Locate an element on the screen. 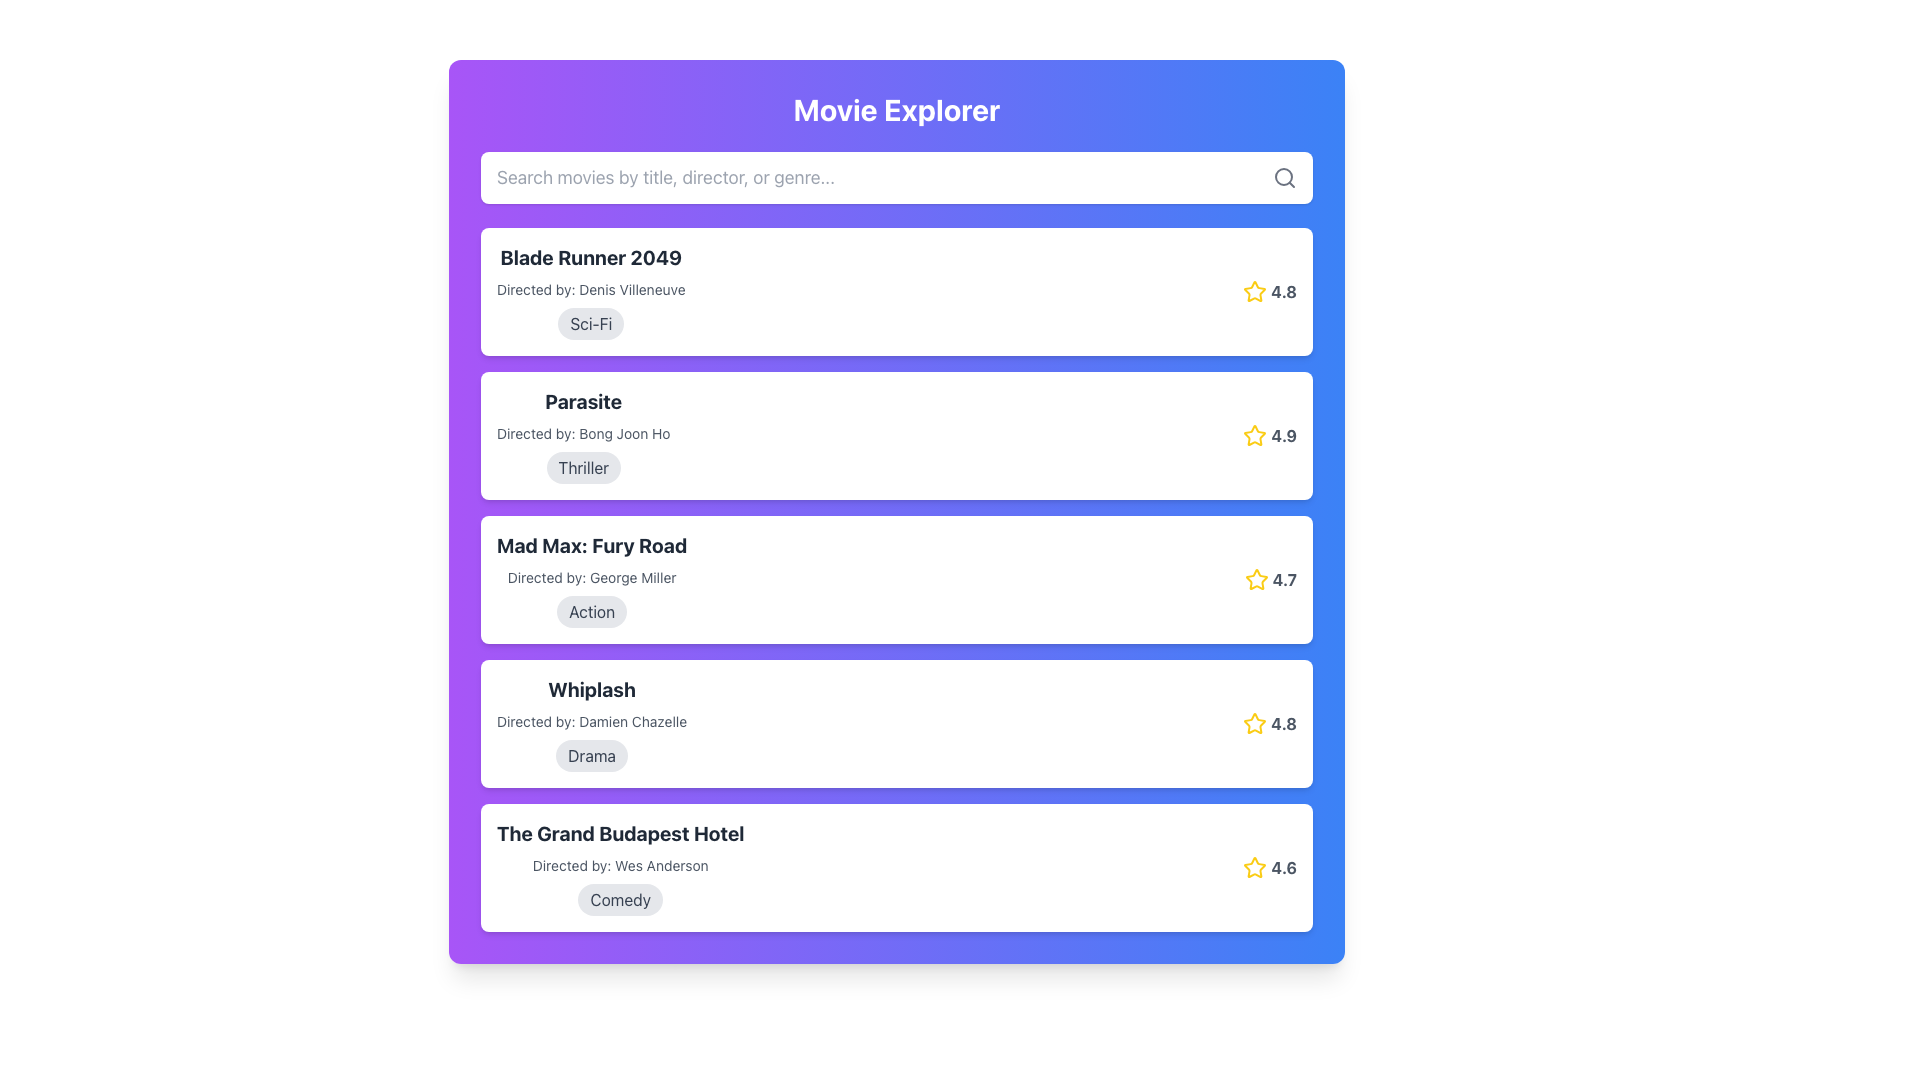  numerical rating text displaying a score of 4.8 next to the star icon for the item titled 'Whiplash' located on the right side of the list entry is located at coordinates (1284, 724).